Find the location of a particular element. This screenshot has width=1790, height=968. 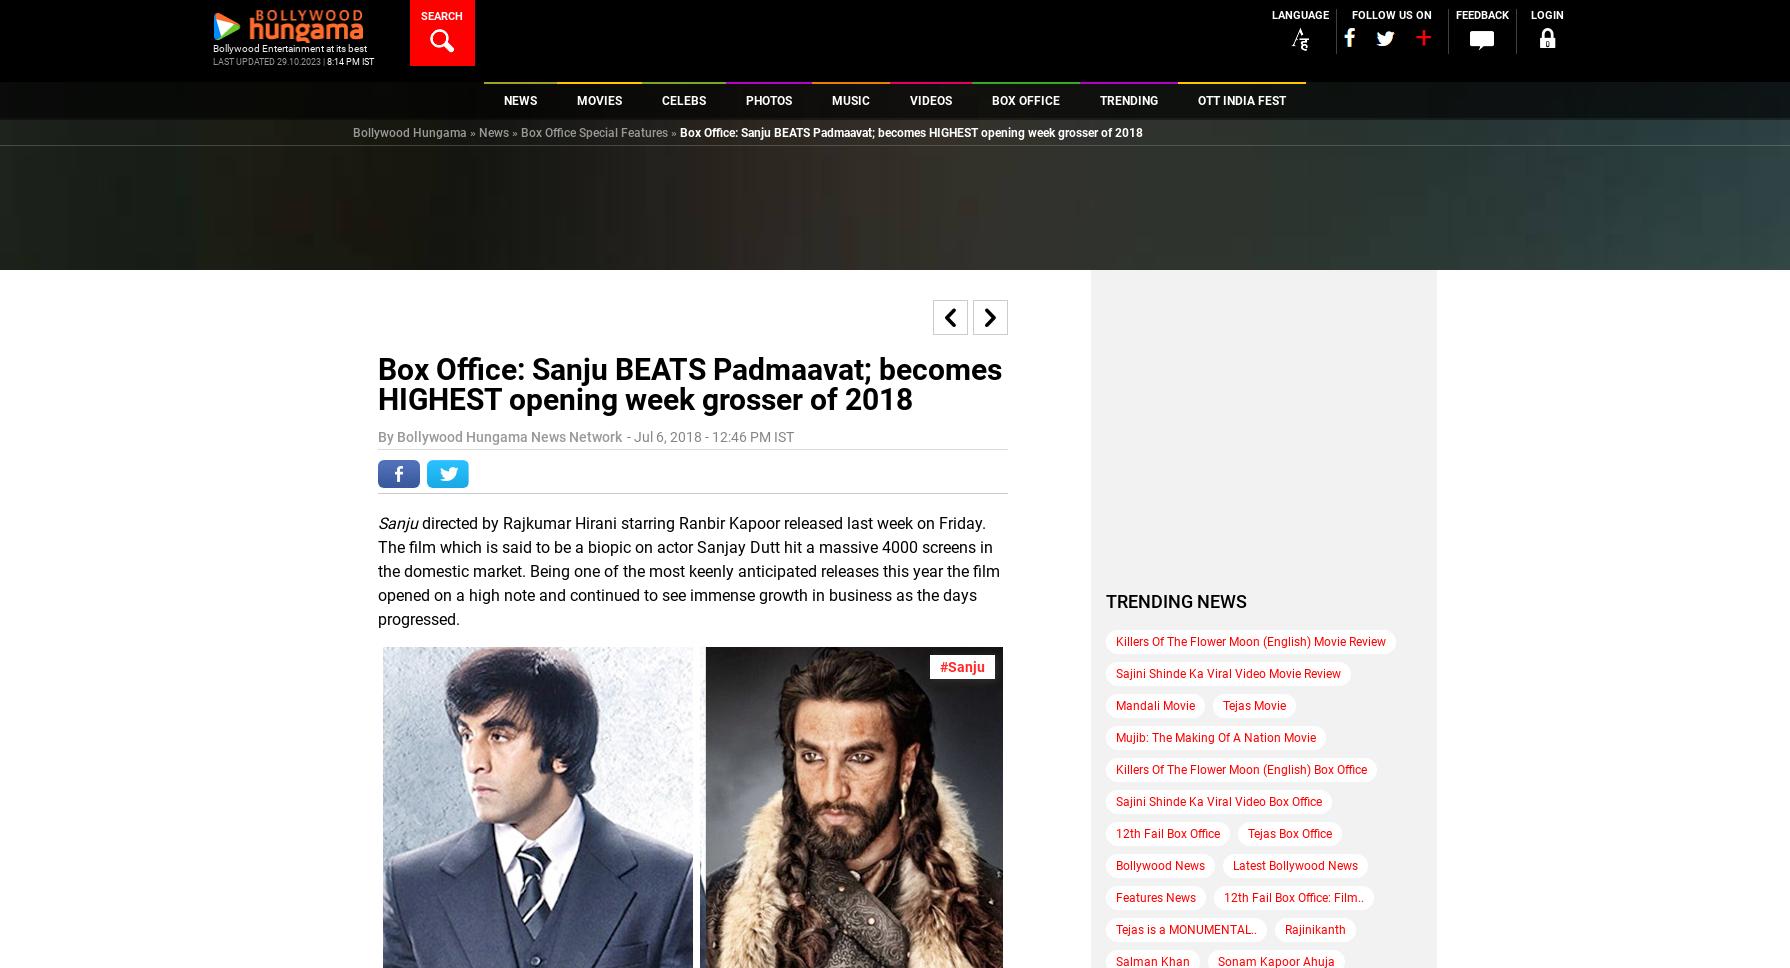

'Tejas Movie' is located at coordinates (1254, 703).